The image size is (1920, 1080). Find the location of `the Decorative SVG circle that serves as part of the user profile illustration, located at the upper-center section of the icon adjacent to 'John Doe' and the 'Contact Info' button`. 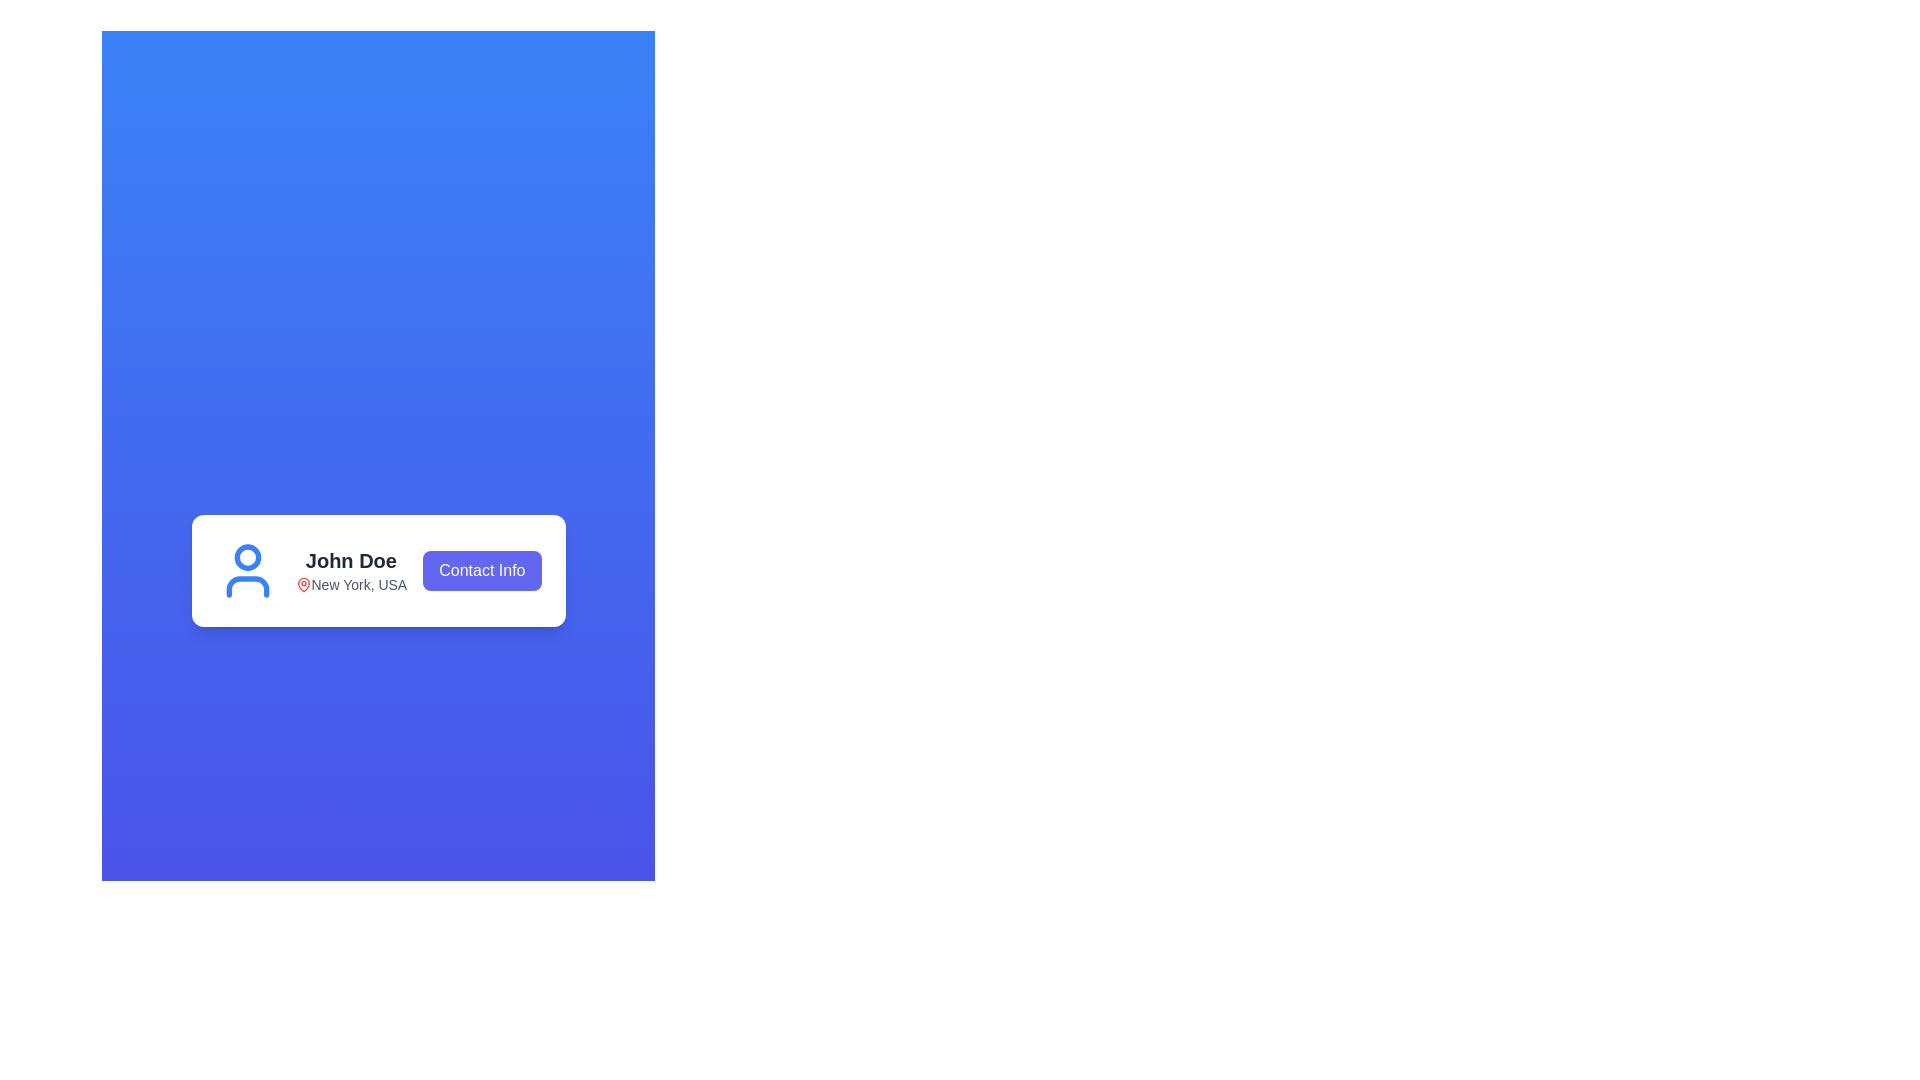

the Decorative SVG circle that serves as part of the user profile illustration, located at the upper-center section of the icon adjacent to 'John Doe' and the 'Contact Info' button is located at coordinates (246, 557).